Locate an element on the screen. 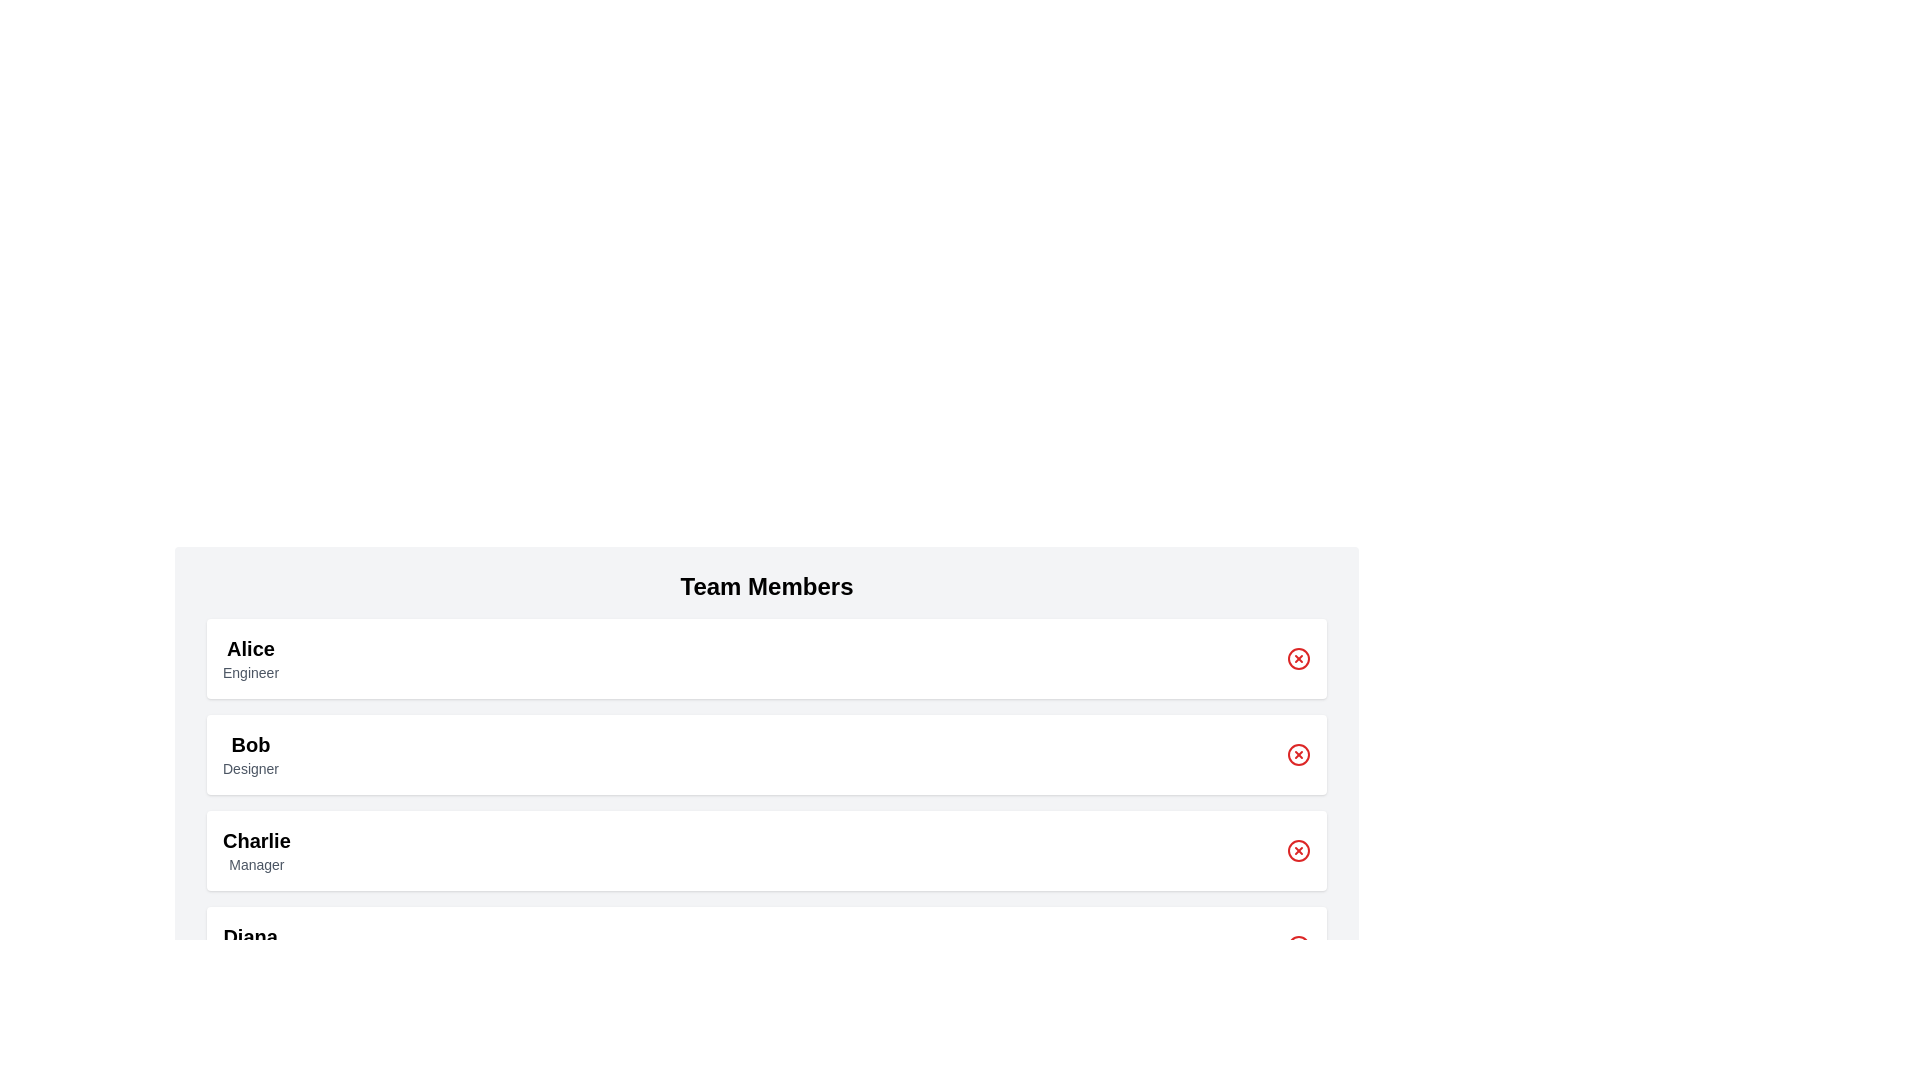  the red outlined circular delete button with a red cross located in the top-right corner of Alice's list item under Team Members is located at coordinates (1299, 659).